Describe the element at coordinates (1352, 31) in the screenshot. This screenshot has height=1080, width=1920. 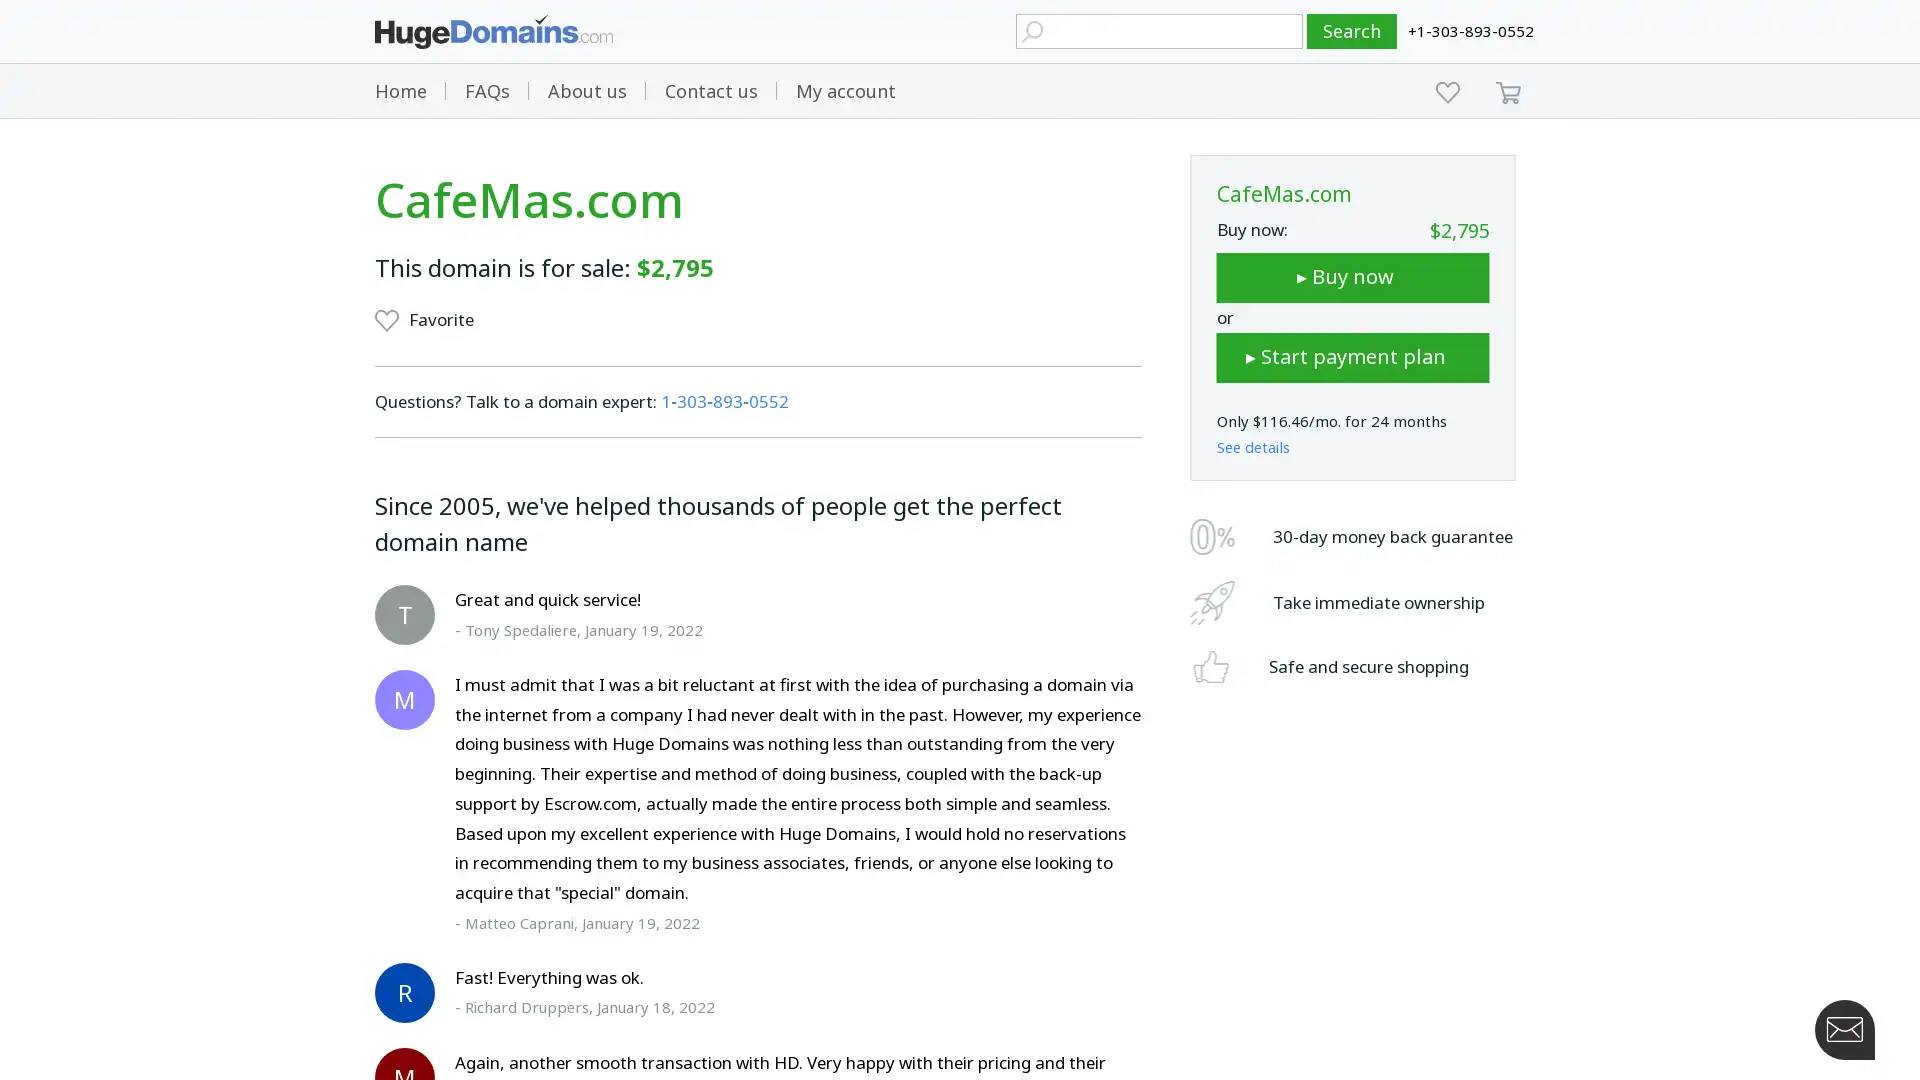
I see `Search` at that location.